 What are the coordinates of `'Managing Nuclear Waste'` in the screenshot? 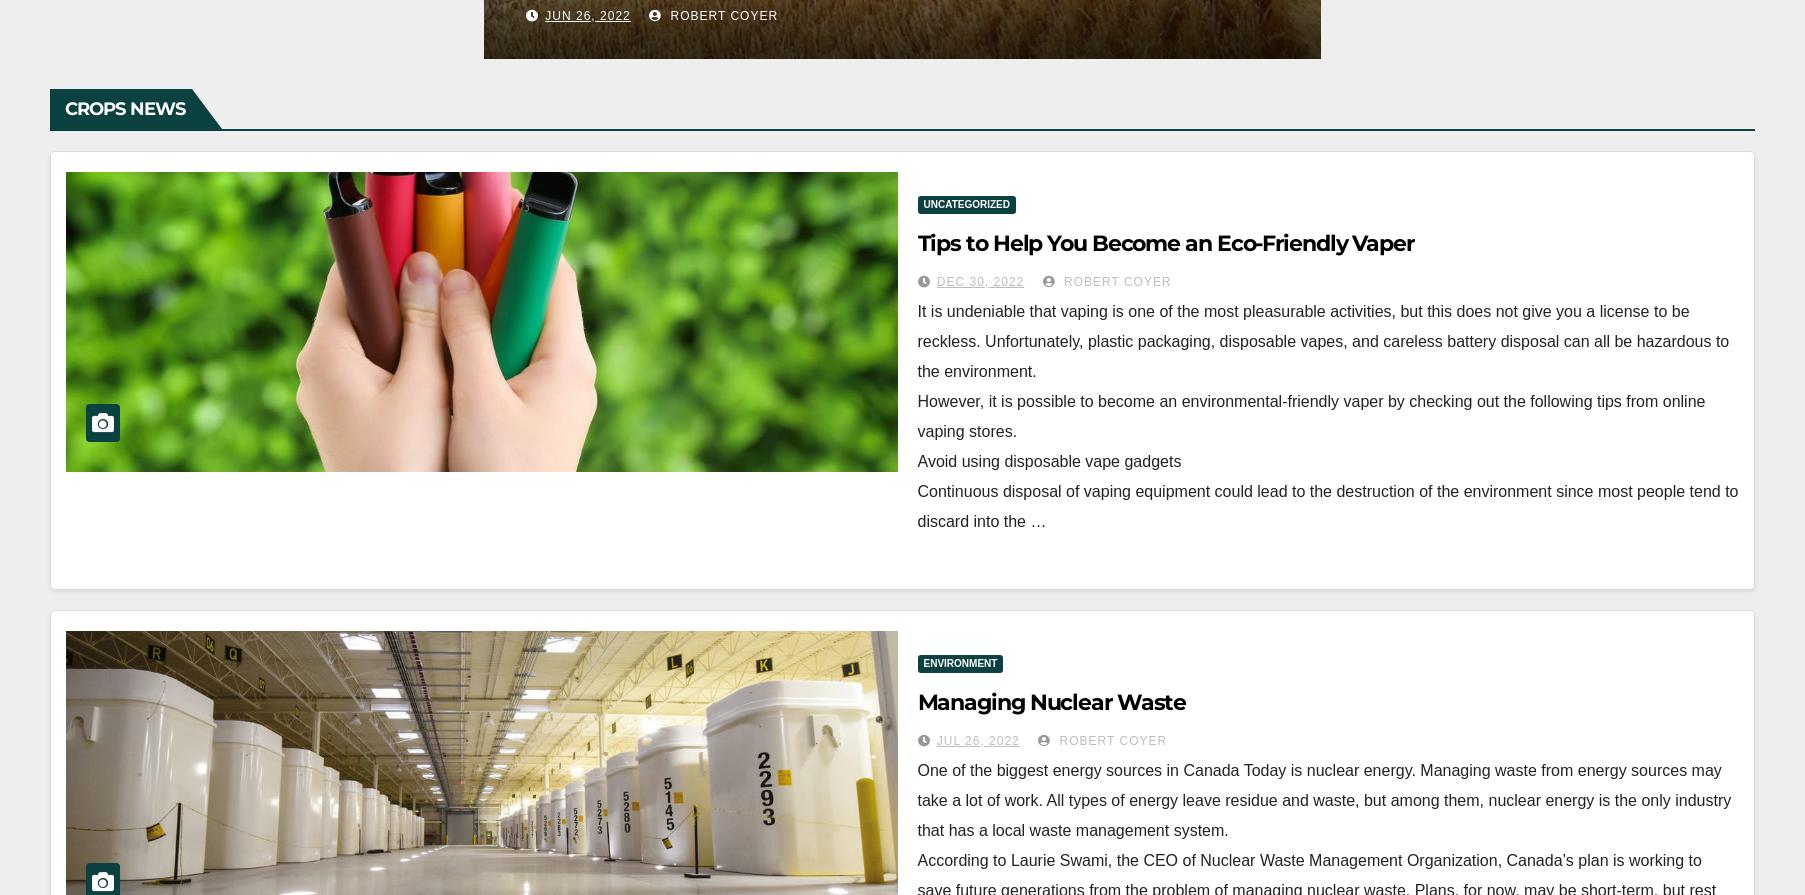 It's located at (1051, 700).